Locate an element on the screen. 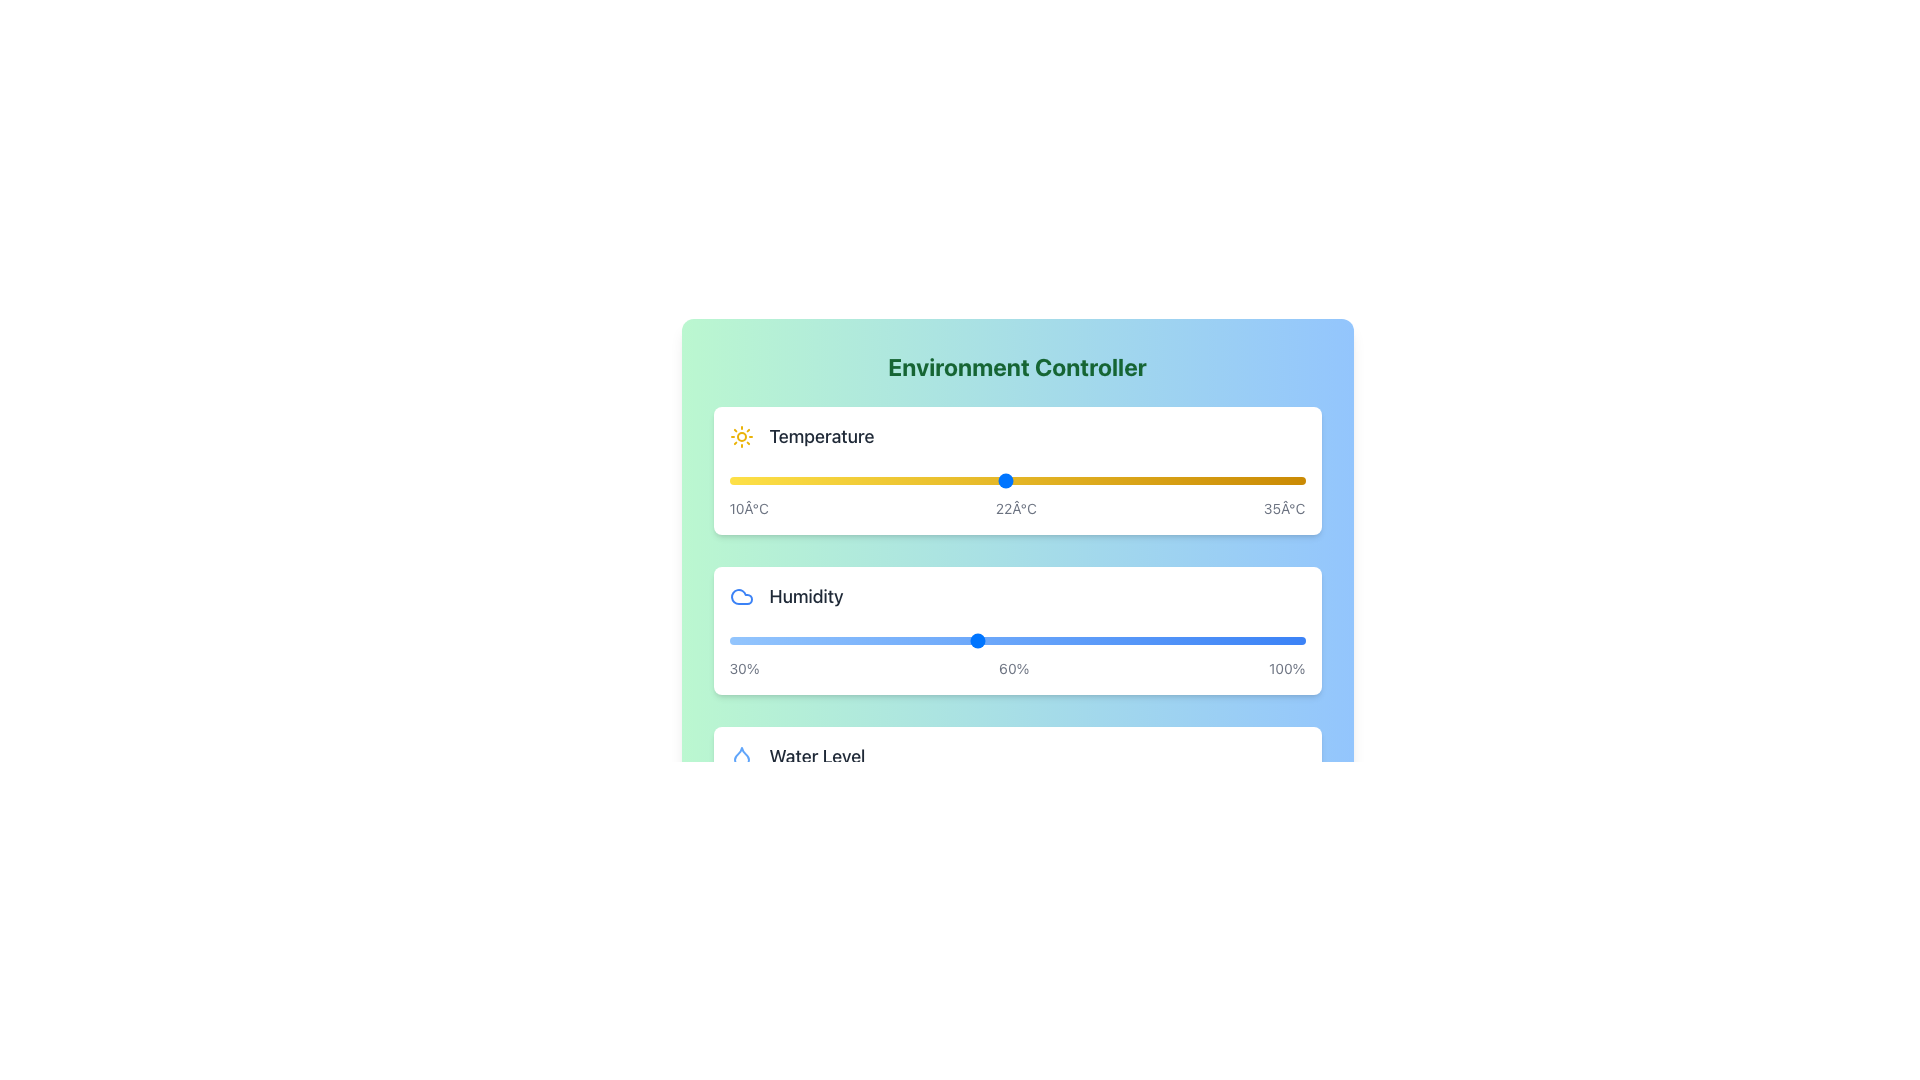  the text label displaying the temperature value (22Â°C) located below the yellow temperature slider bar in the 'Temperature' section of the 'Environment Controller' panel is located at coordinates (1016, 508).